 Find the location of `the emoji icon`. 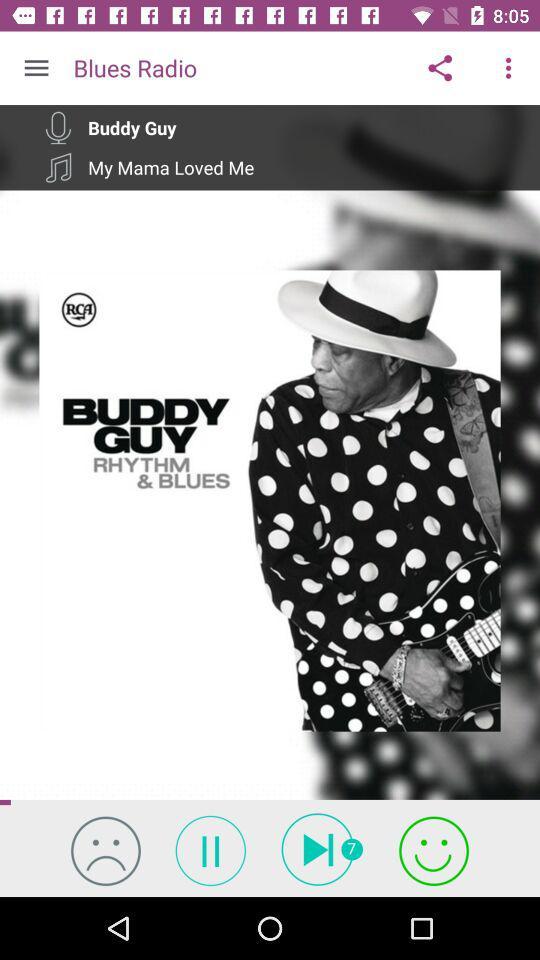

the emoji icon is located at coordinates (105, 849).